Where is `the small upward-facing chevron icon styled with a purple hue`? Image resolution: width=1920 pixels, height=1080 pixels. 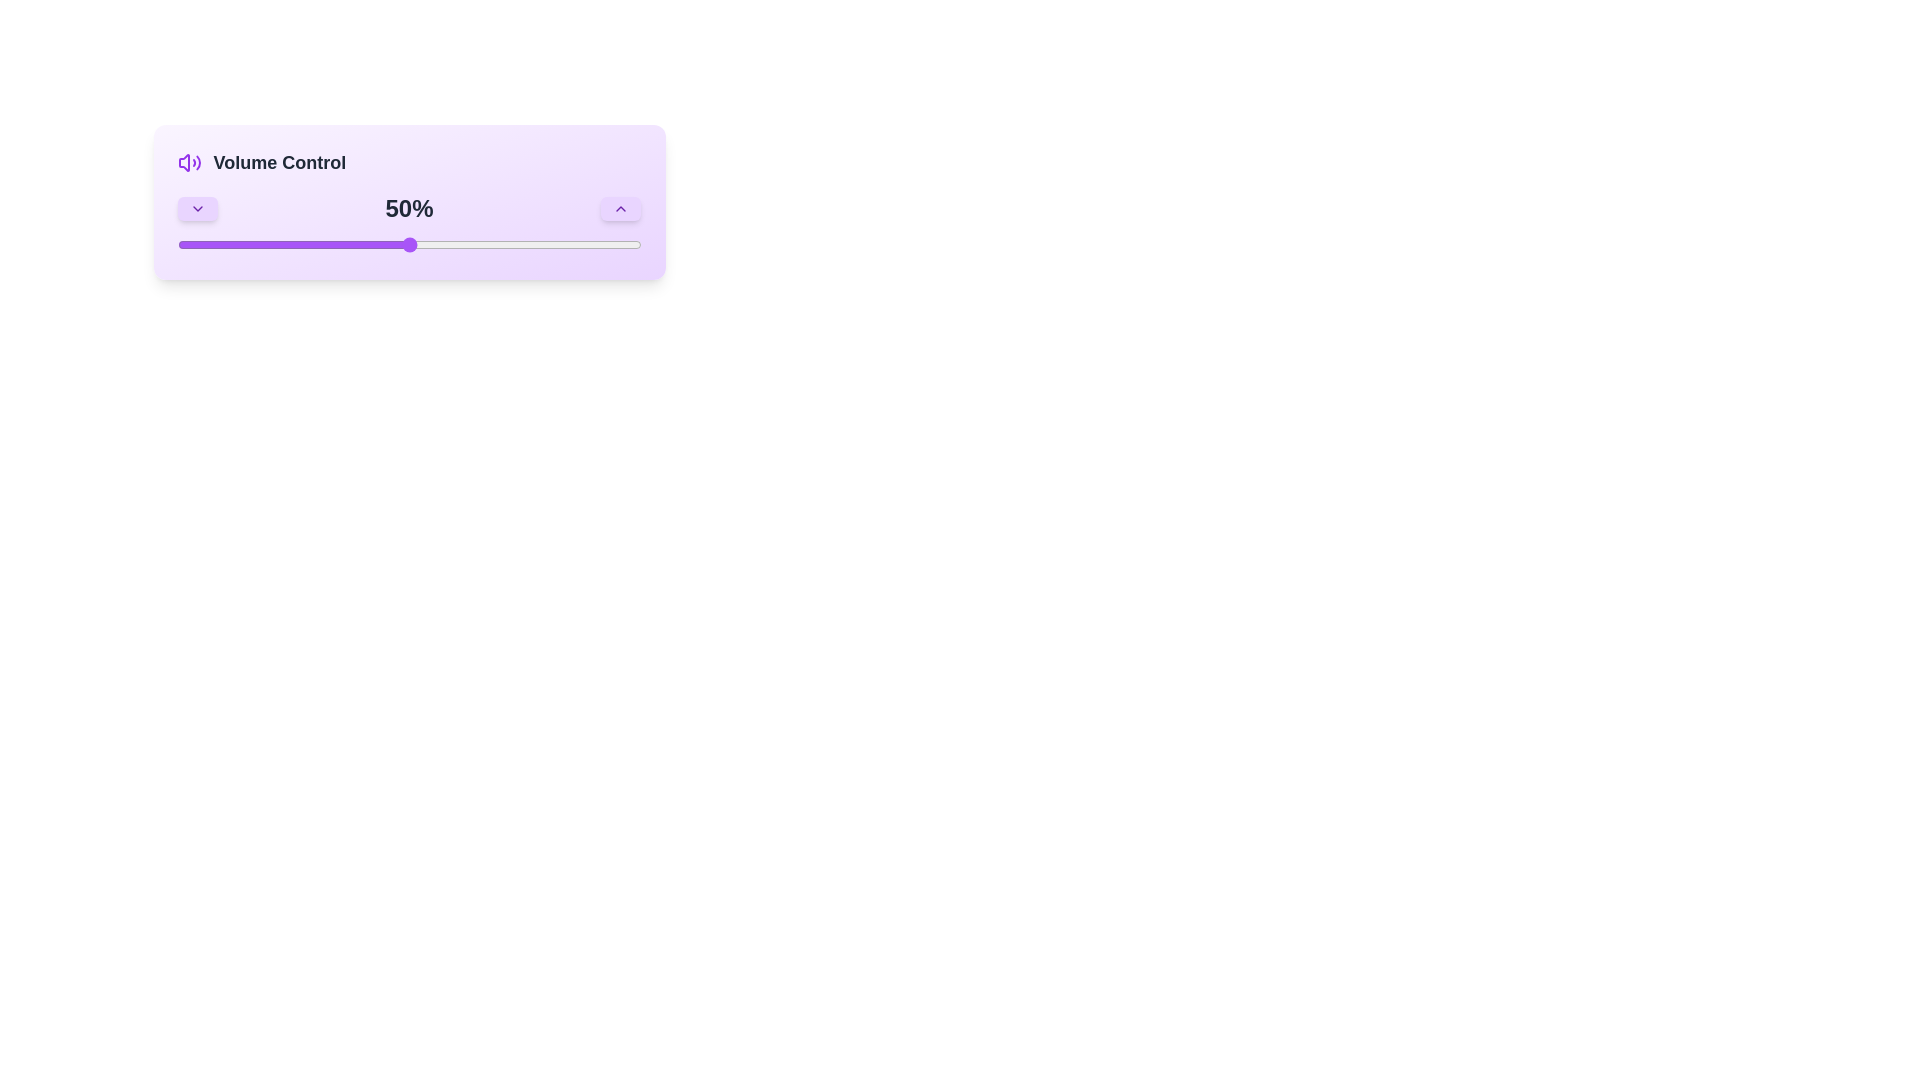
the small upward-facing chevron icon styled with a purple hue is located at coordinates (620, 208).